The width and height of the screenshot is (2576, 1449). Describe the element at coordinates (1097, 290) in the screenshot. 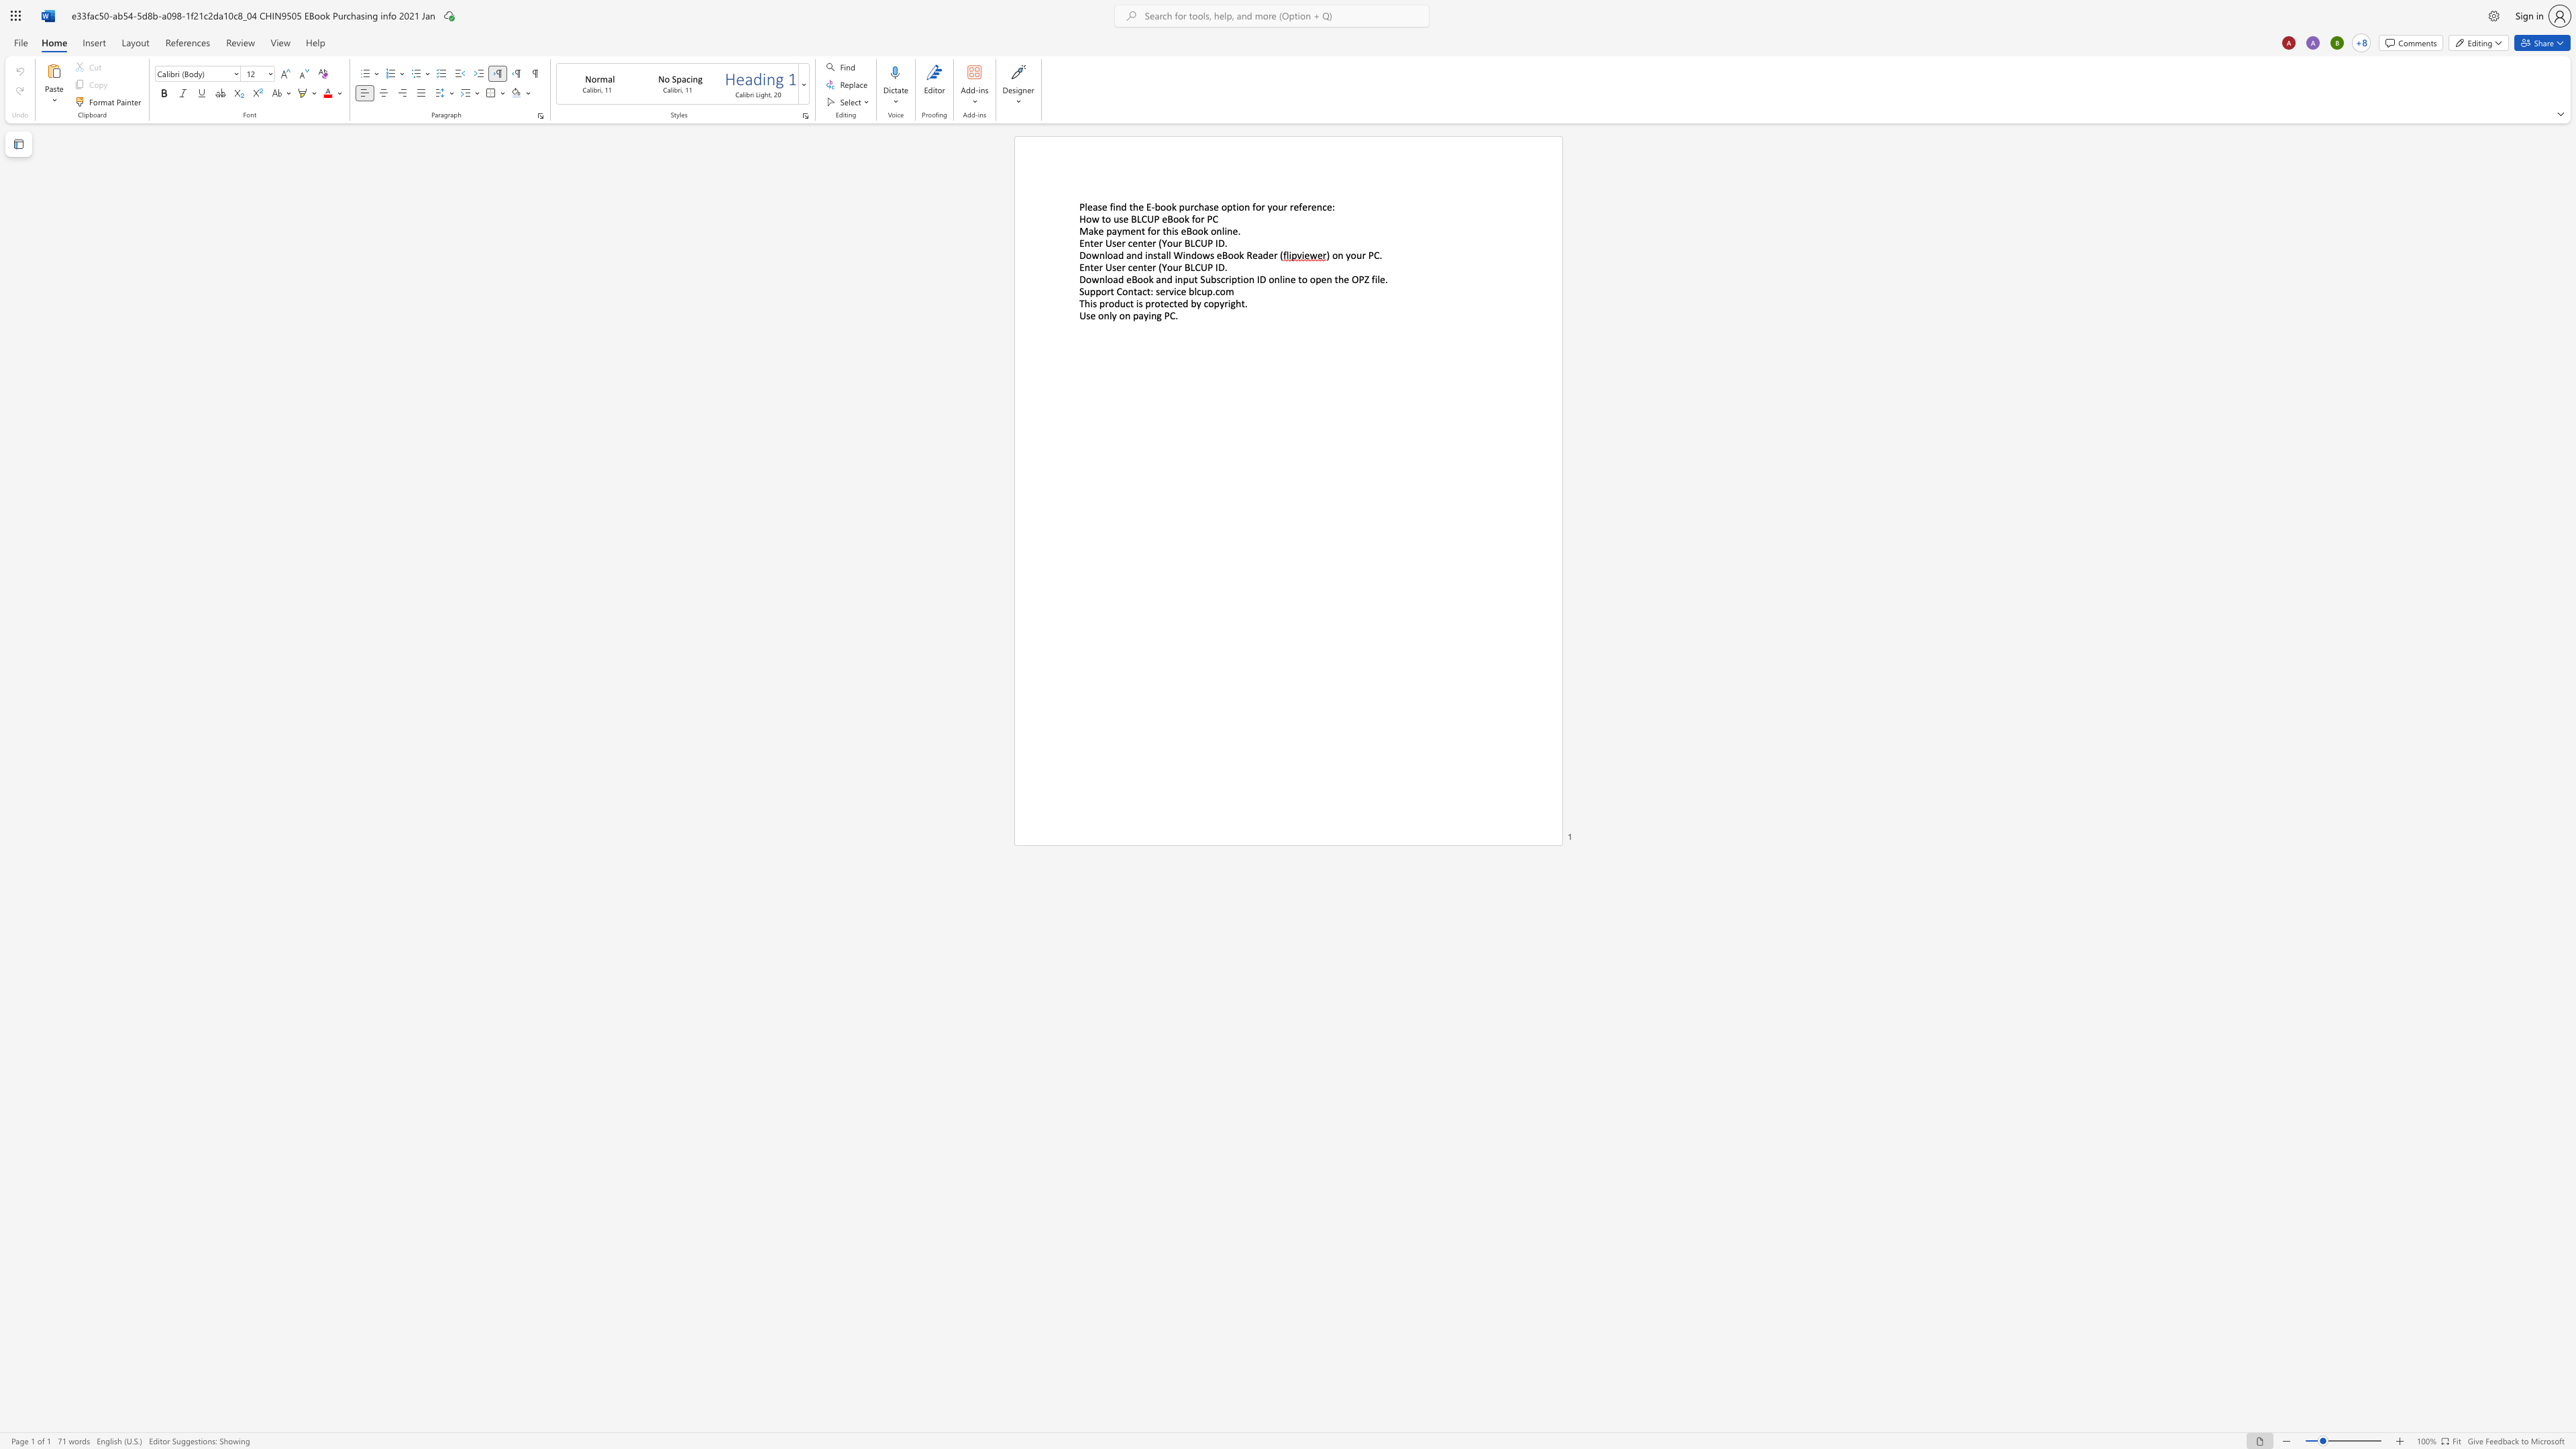

I see `the 2th character "p" in the text` at that location.